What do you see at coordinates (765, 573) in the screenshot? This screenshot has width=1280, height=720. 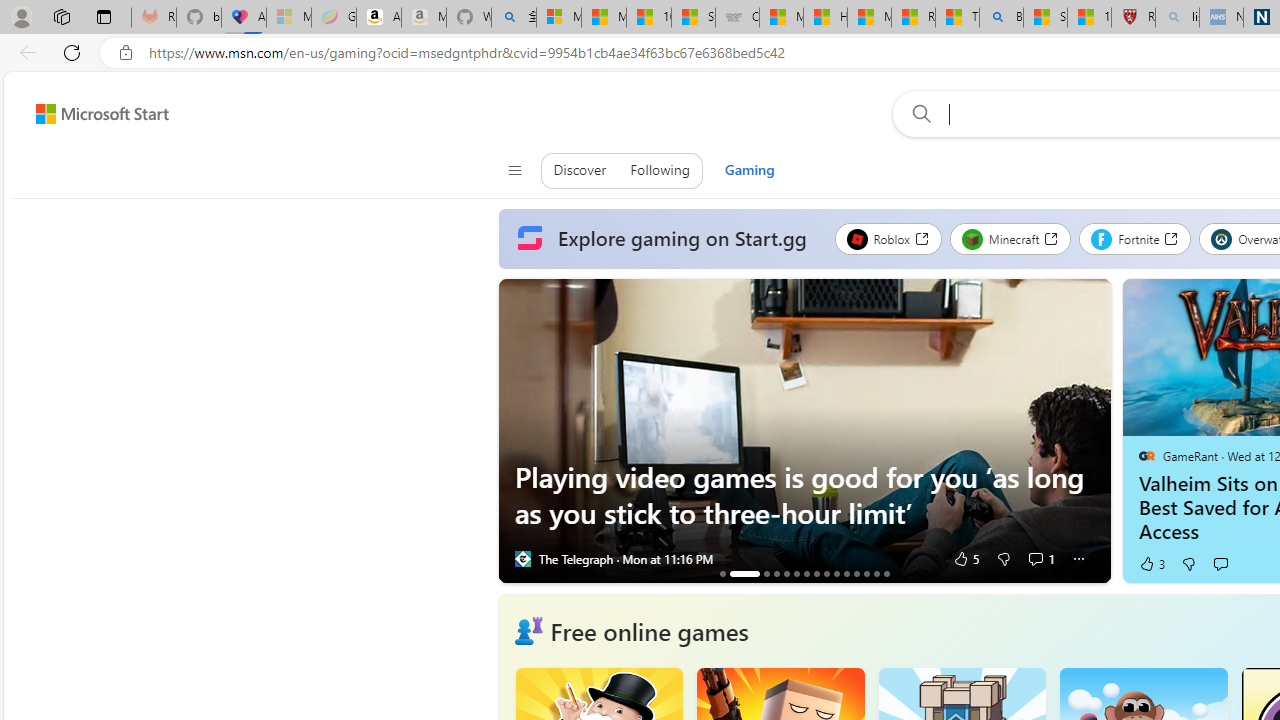 I see `'AutomationID: tab_nativead-infopane-3'` at bounding box center [765, 573].